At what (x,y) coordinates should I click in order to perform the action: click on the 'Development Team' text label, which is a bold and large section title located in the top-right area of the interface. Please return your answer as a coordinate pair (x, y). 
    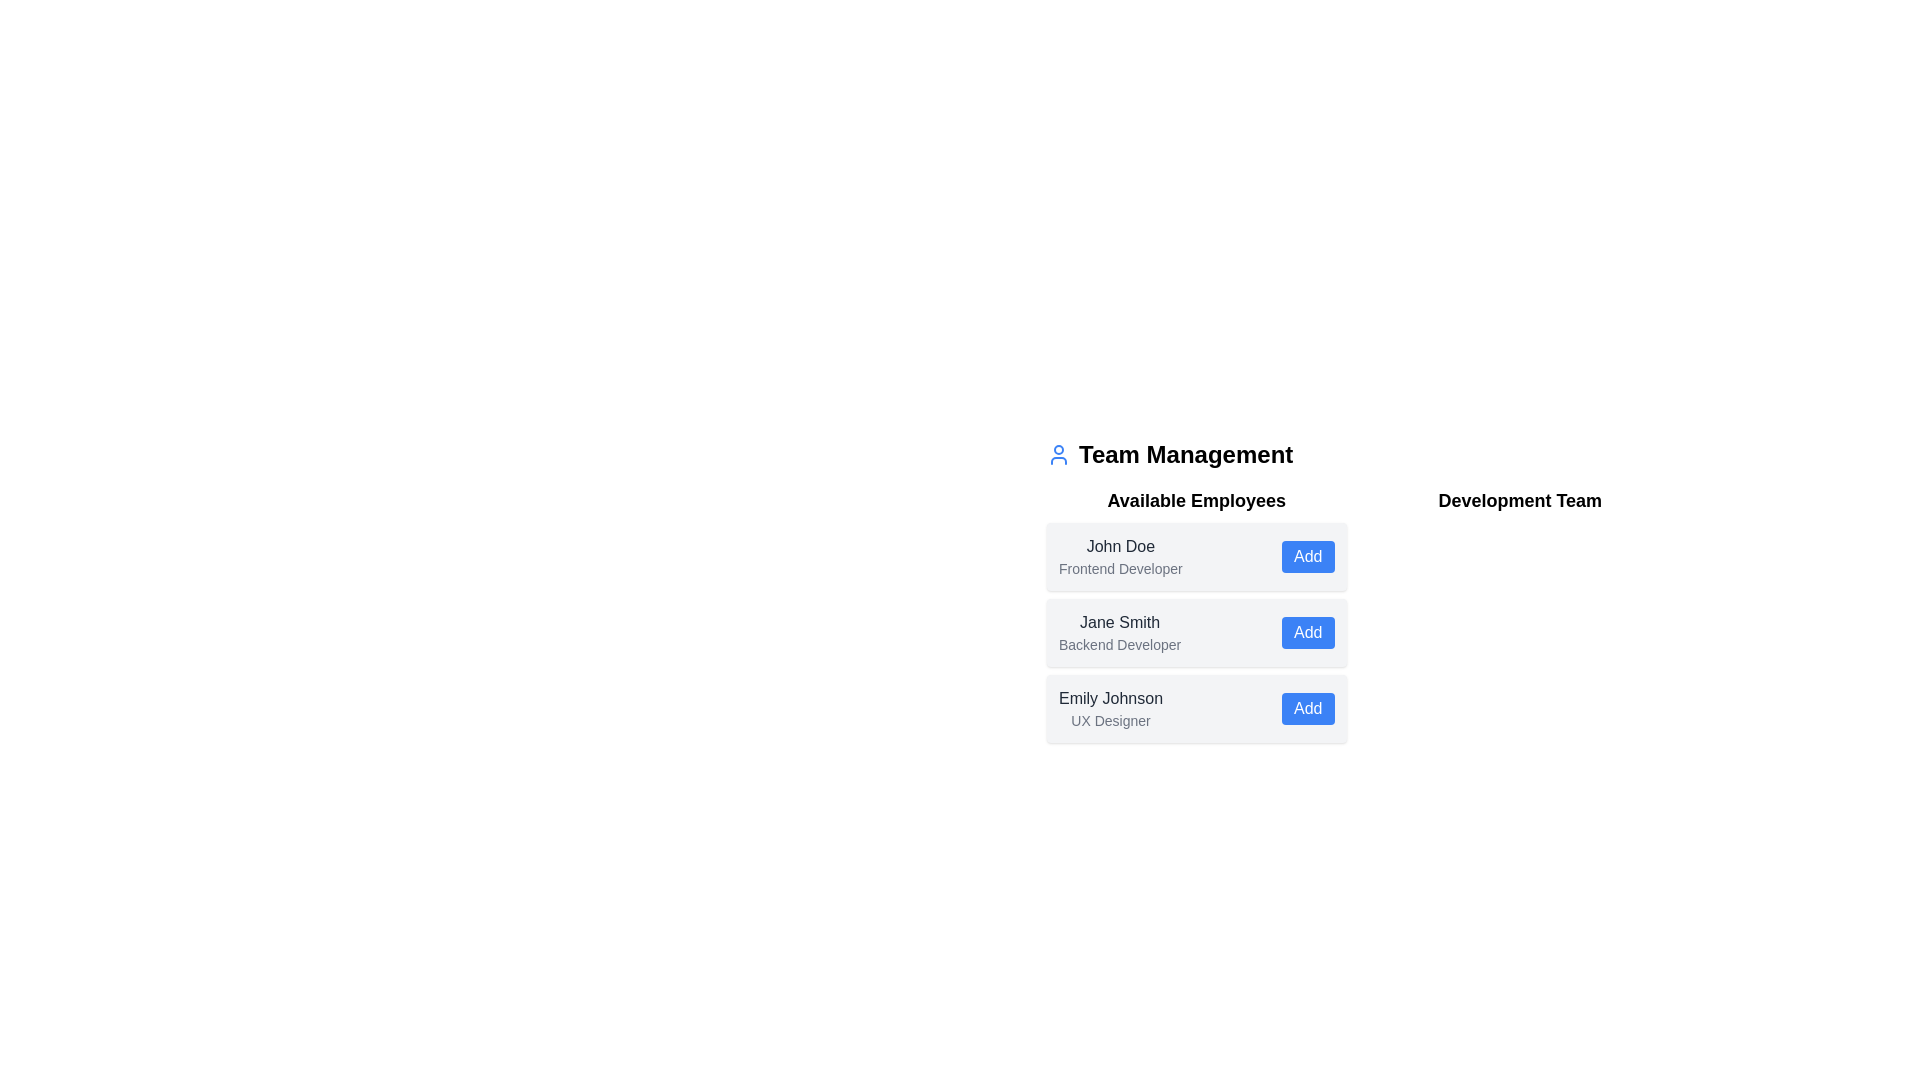
    Looking at the image, I should click on (1520, 500).